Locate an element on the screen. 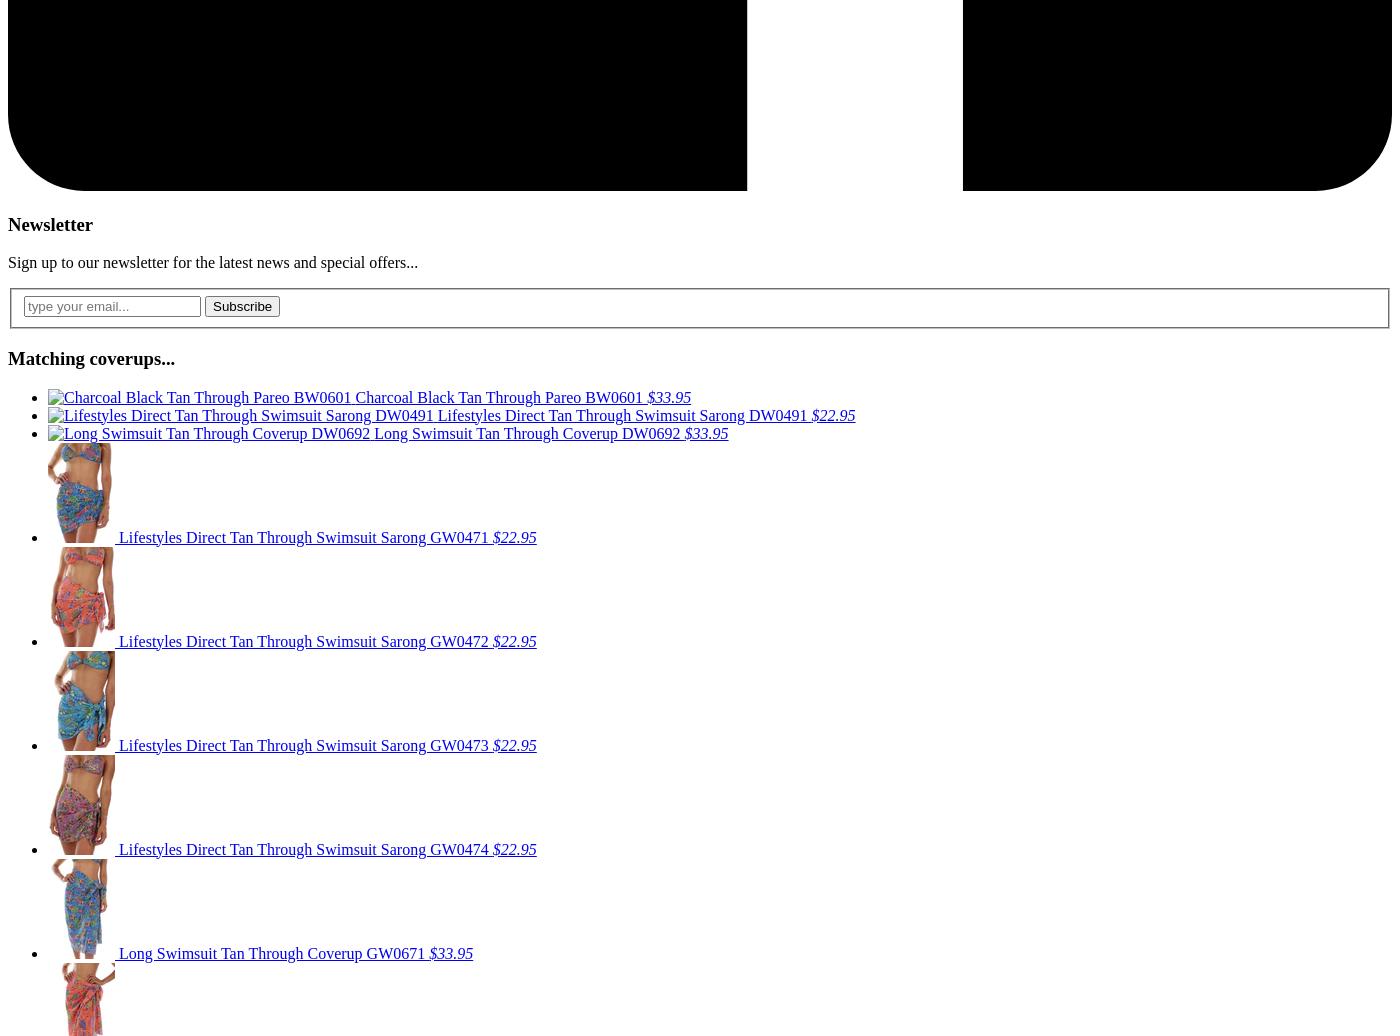 Image resolution: width=1400 pixels, height=1036 pixels. 'Lifestyles Direct Tan Through Swimsuit Sarong GW0473' is located at coordinates (305, 744).